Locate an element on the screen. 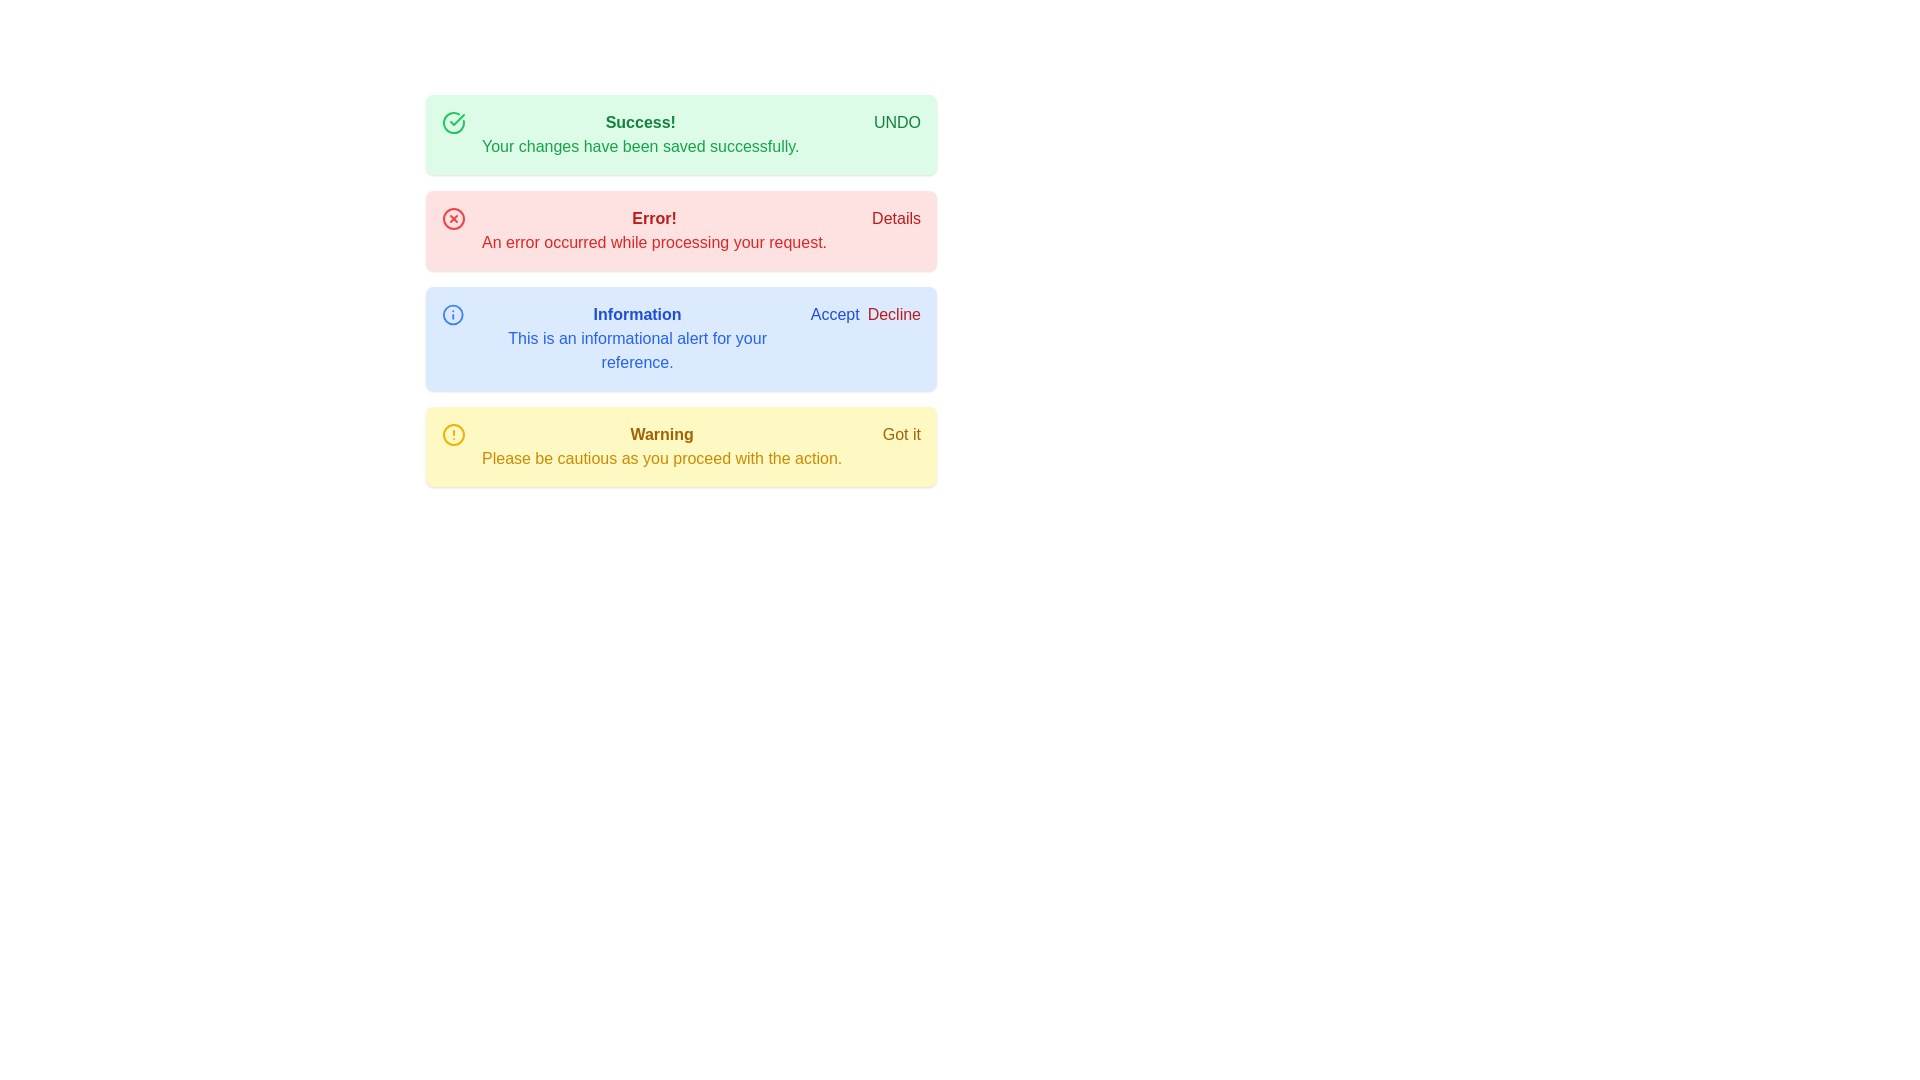 Image resolution: width=1920 pixels, height=1080 pixels. text of the green-themed notification message that displays 'Success!' and 'Your changes have been saved successfully.' is located at coordinates (640, 135).